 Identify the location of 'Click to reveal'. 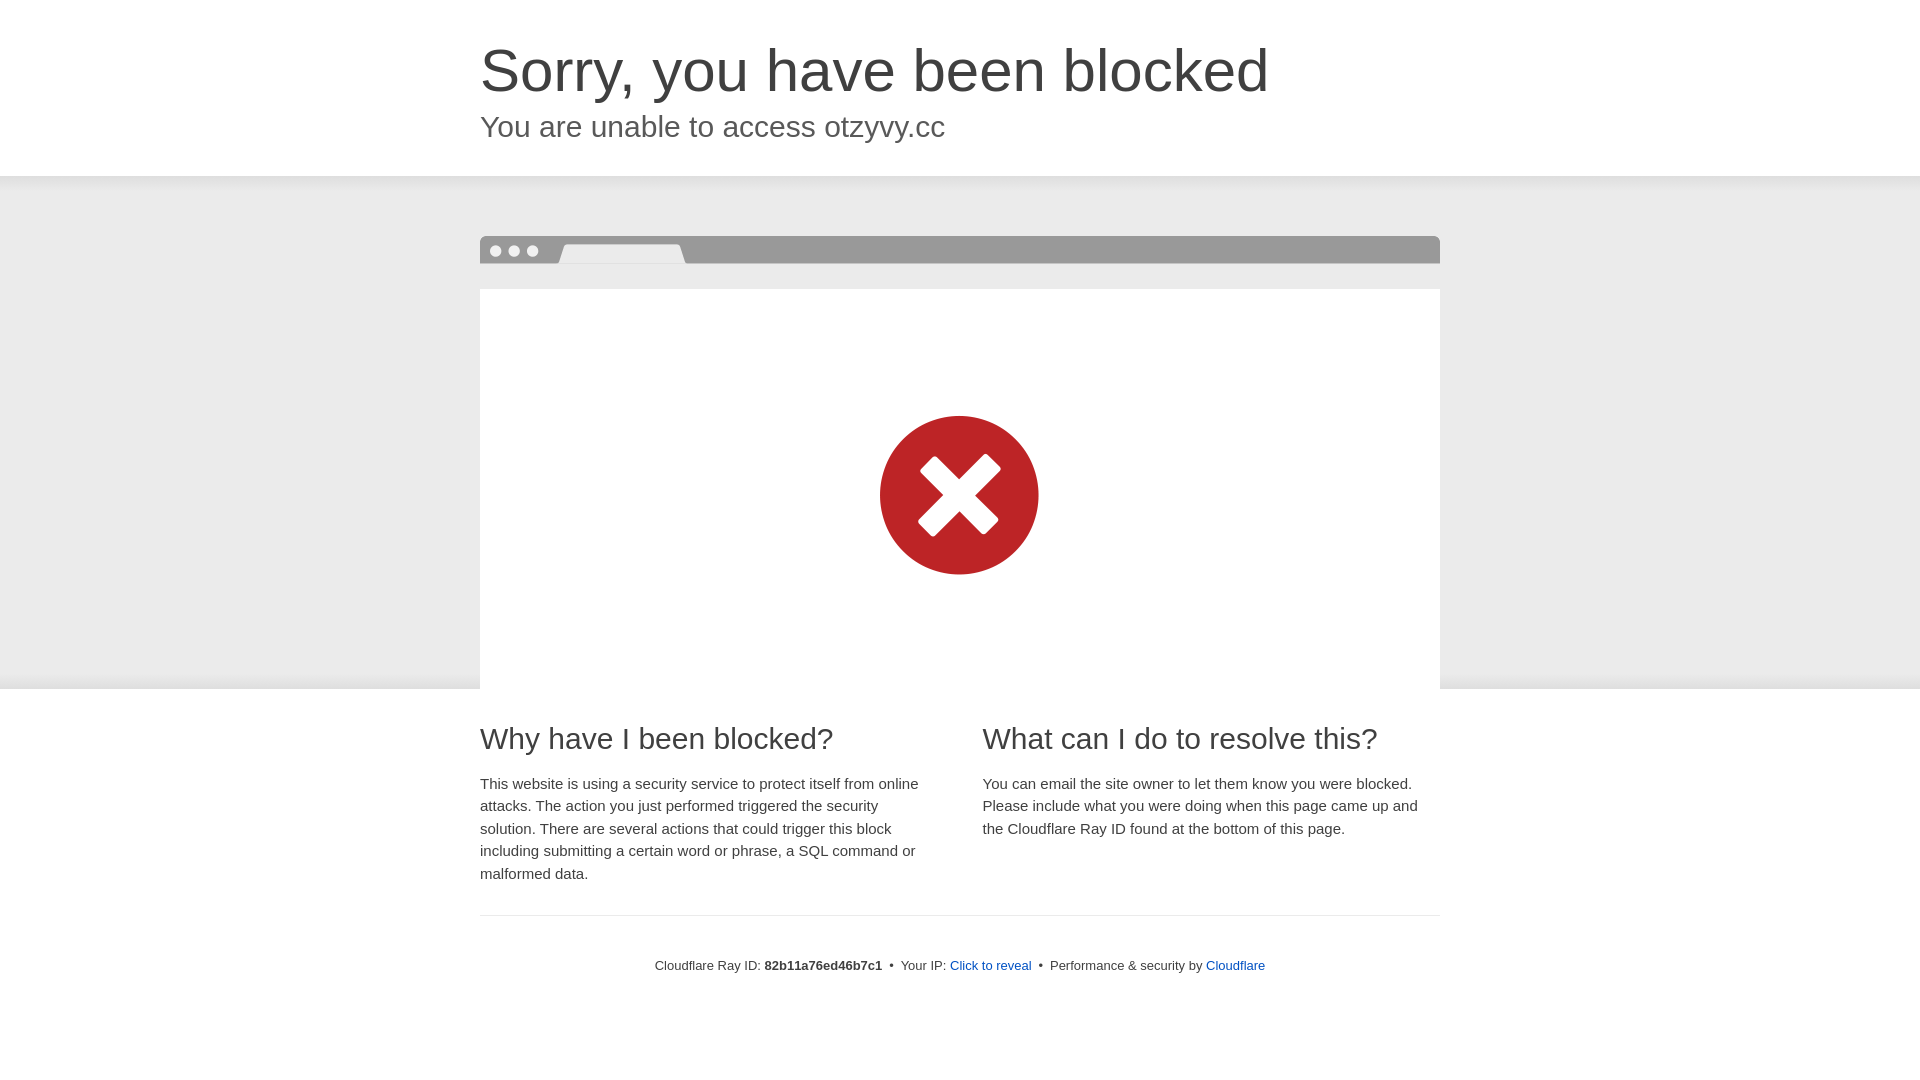
(990, 964).